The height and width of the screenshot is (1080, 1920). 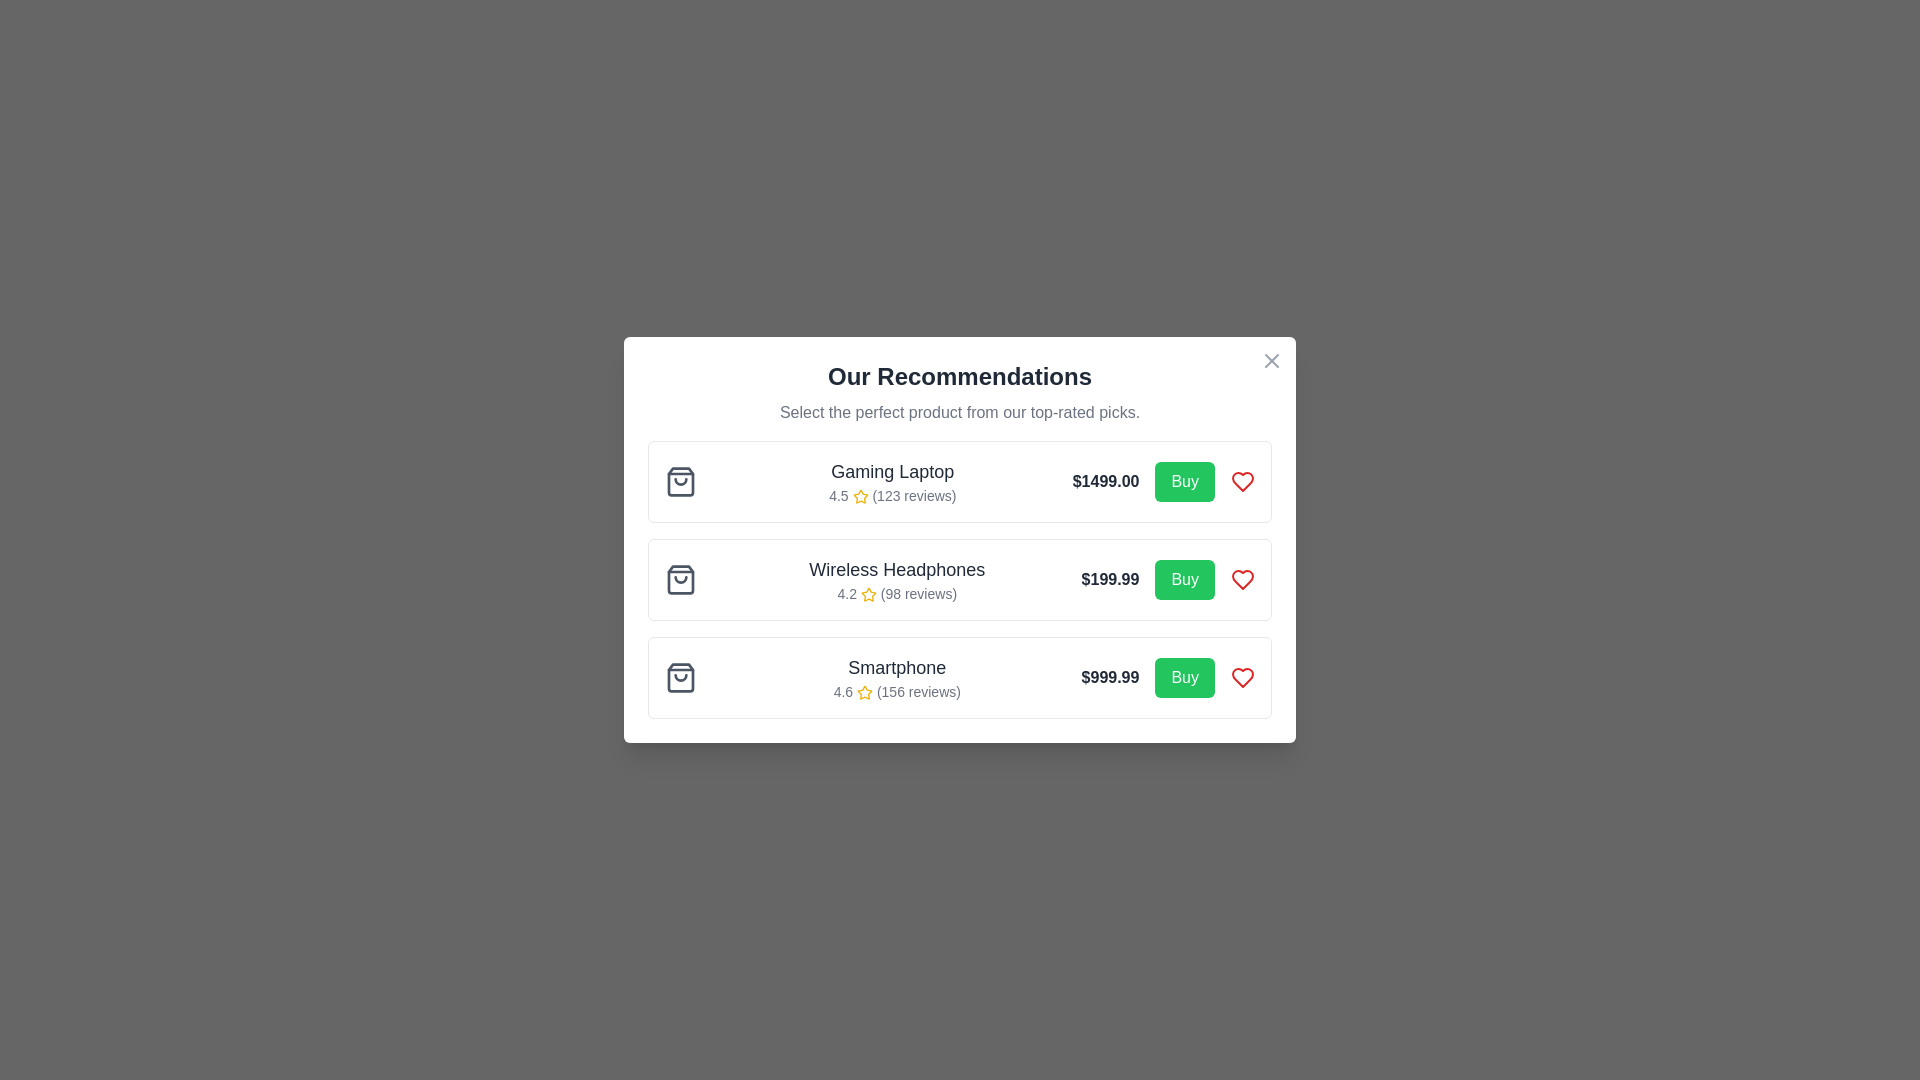 I want to click on price value displayed in the text label showing '$1499.00' located in the pricing area of the product card for 'Gaming Laptop', positioned to the right of the product rating and below the product title, so click(x=1105, y=482).